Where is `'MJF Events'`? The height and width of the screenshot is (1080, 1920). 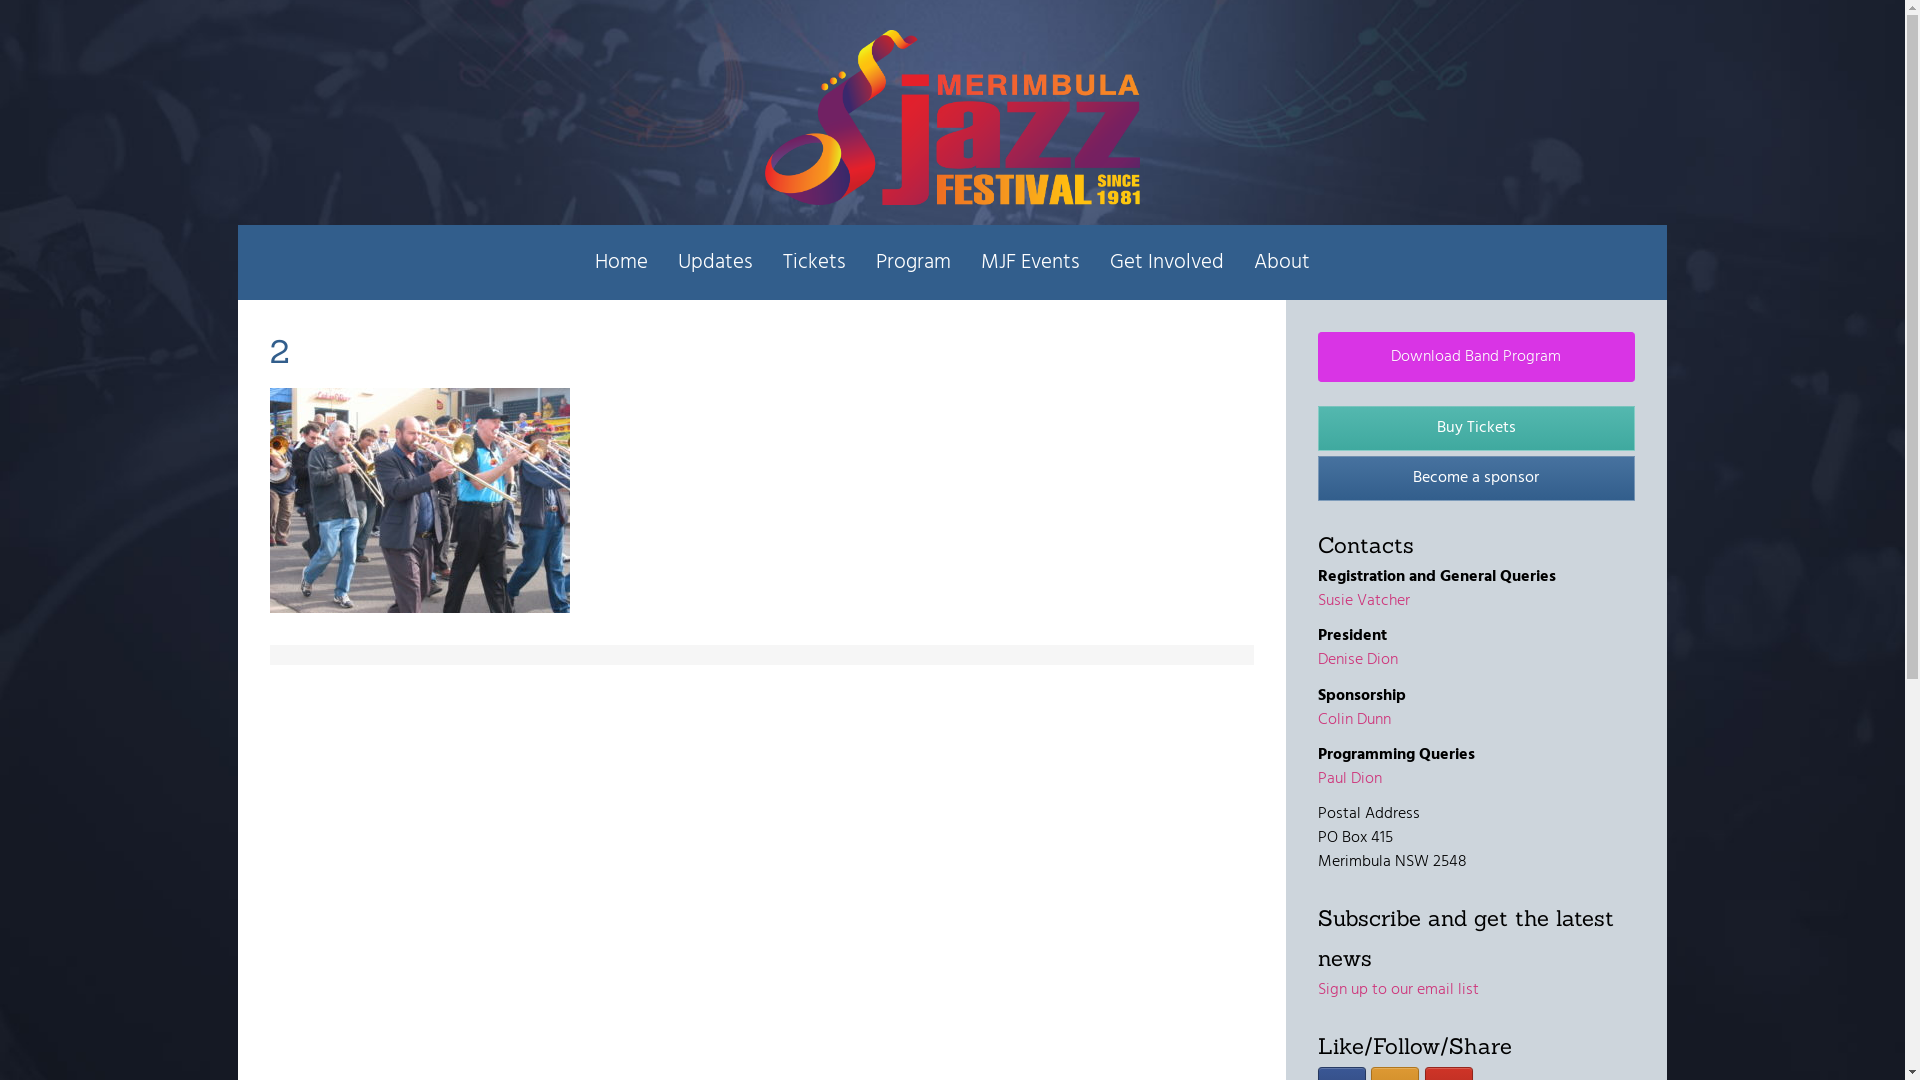 'MJF Events' is located at coordinates (1030, 261).